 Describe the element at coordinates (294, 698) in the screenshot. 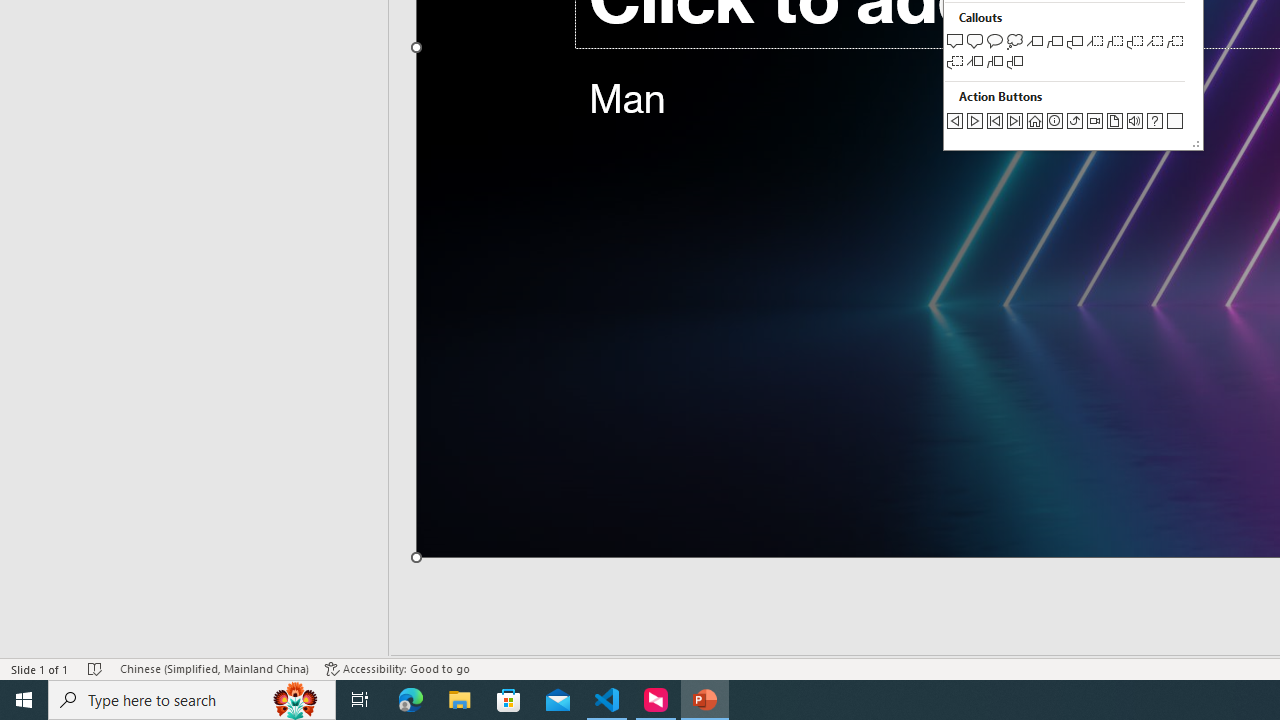

I see `'Search highlights icon opens search home window'` at that location.